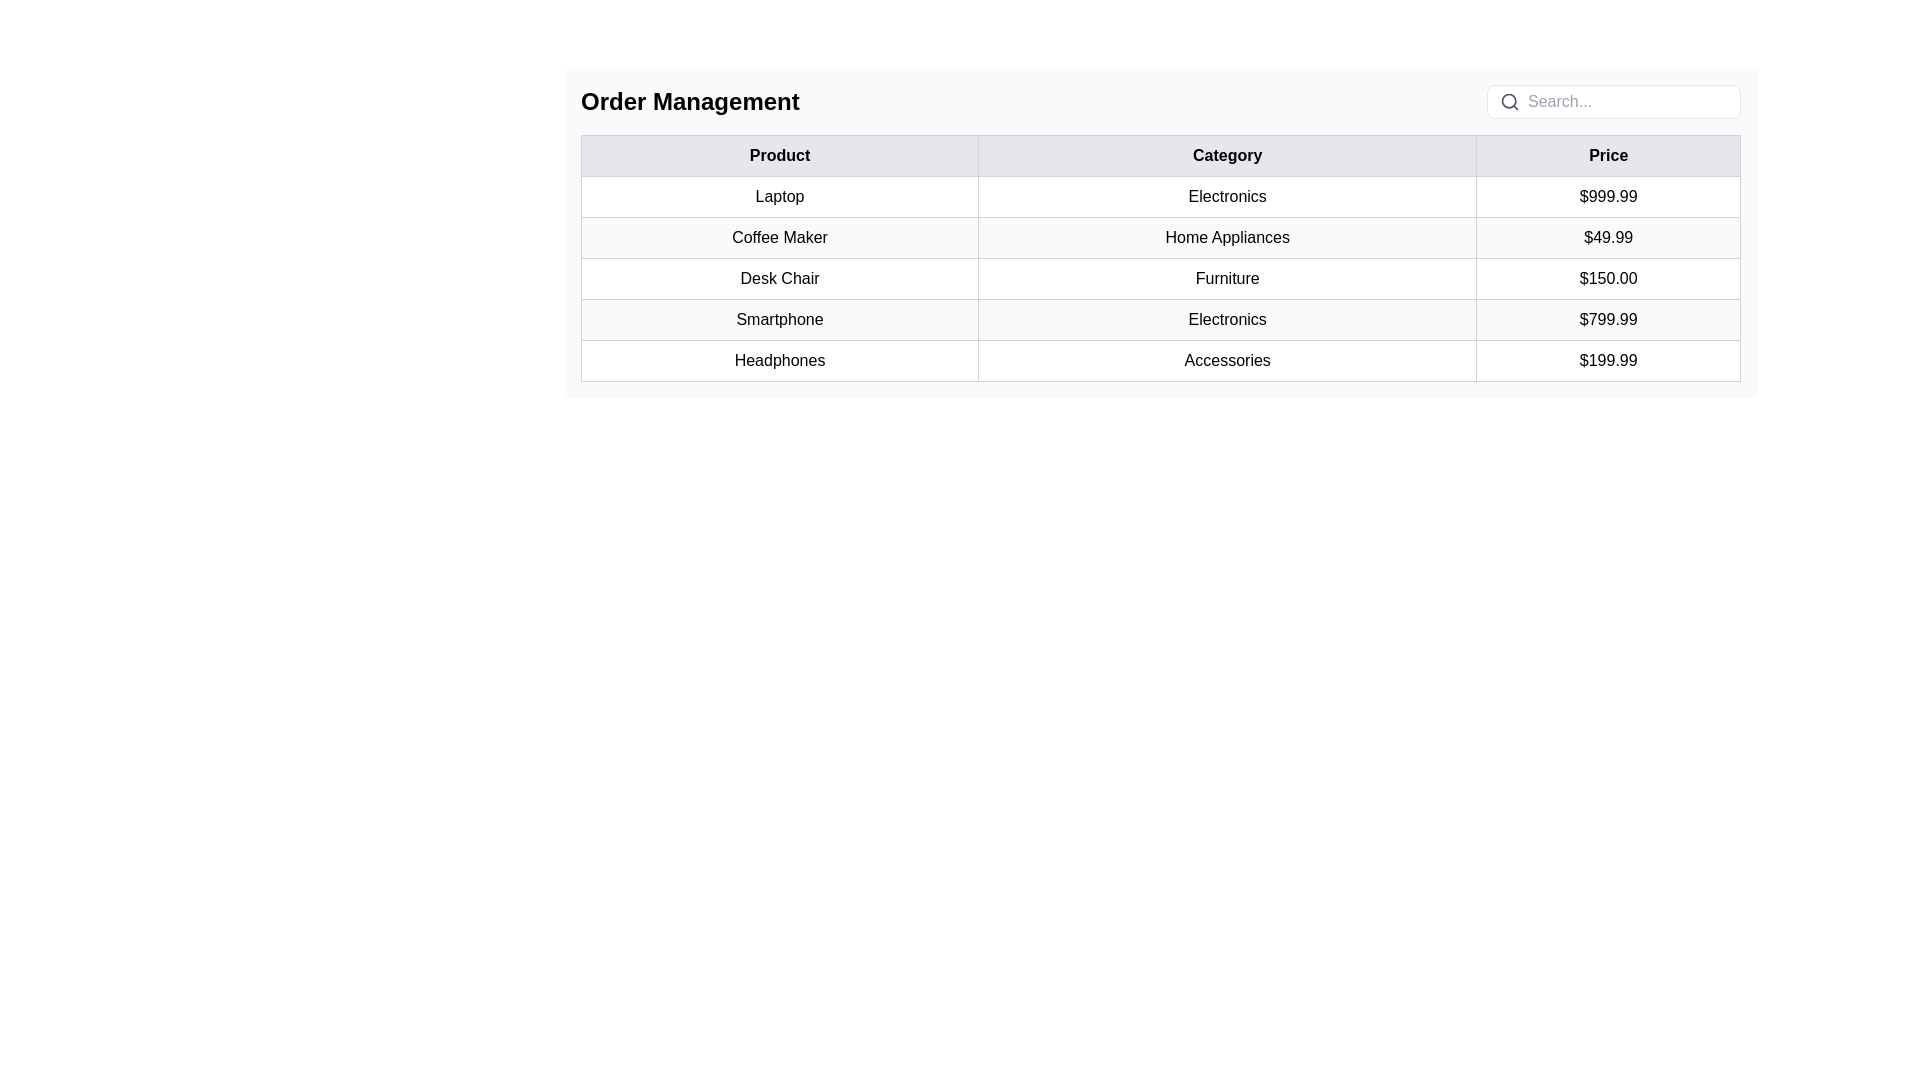 The width and height of the screenshot is (1920, 1080). Describe the element at coordinates (1161, 278) in the screenshot. I see `the third row of the product table that displays information about a specific product, which is positioned between 'Coffee Maker' and 'Smartphone'` at that location.